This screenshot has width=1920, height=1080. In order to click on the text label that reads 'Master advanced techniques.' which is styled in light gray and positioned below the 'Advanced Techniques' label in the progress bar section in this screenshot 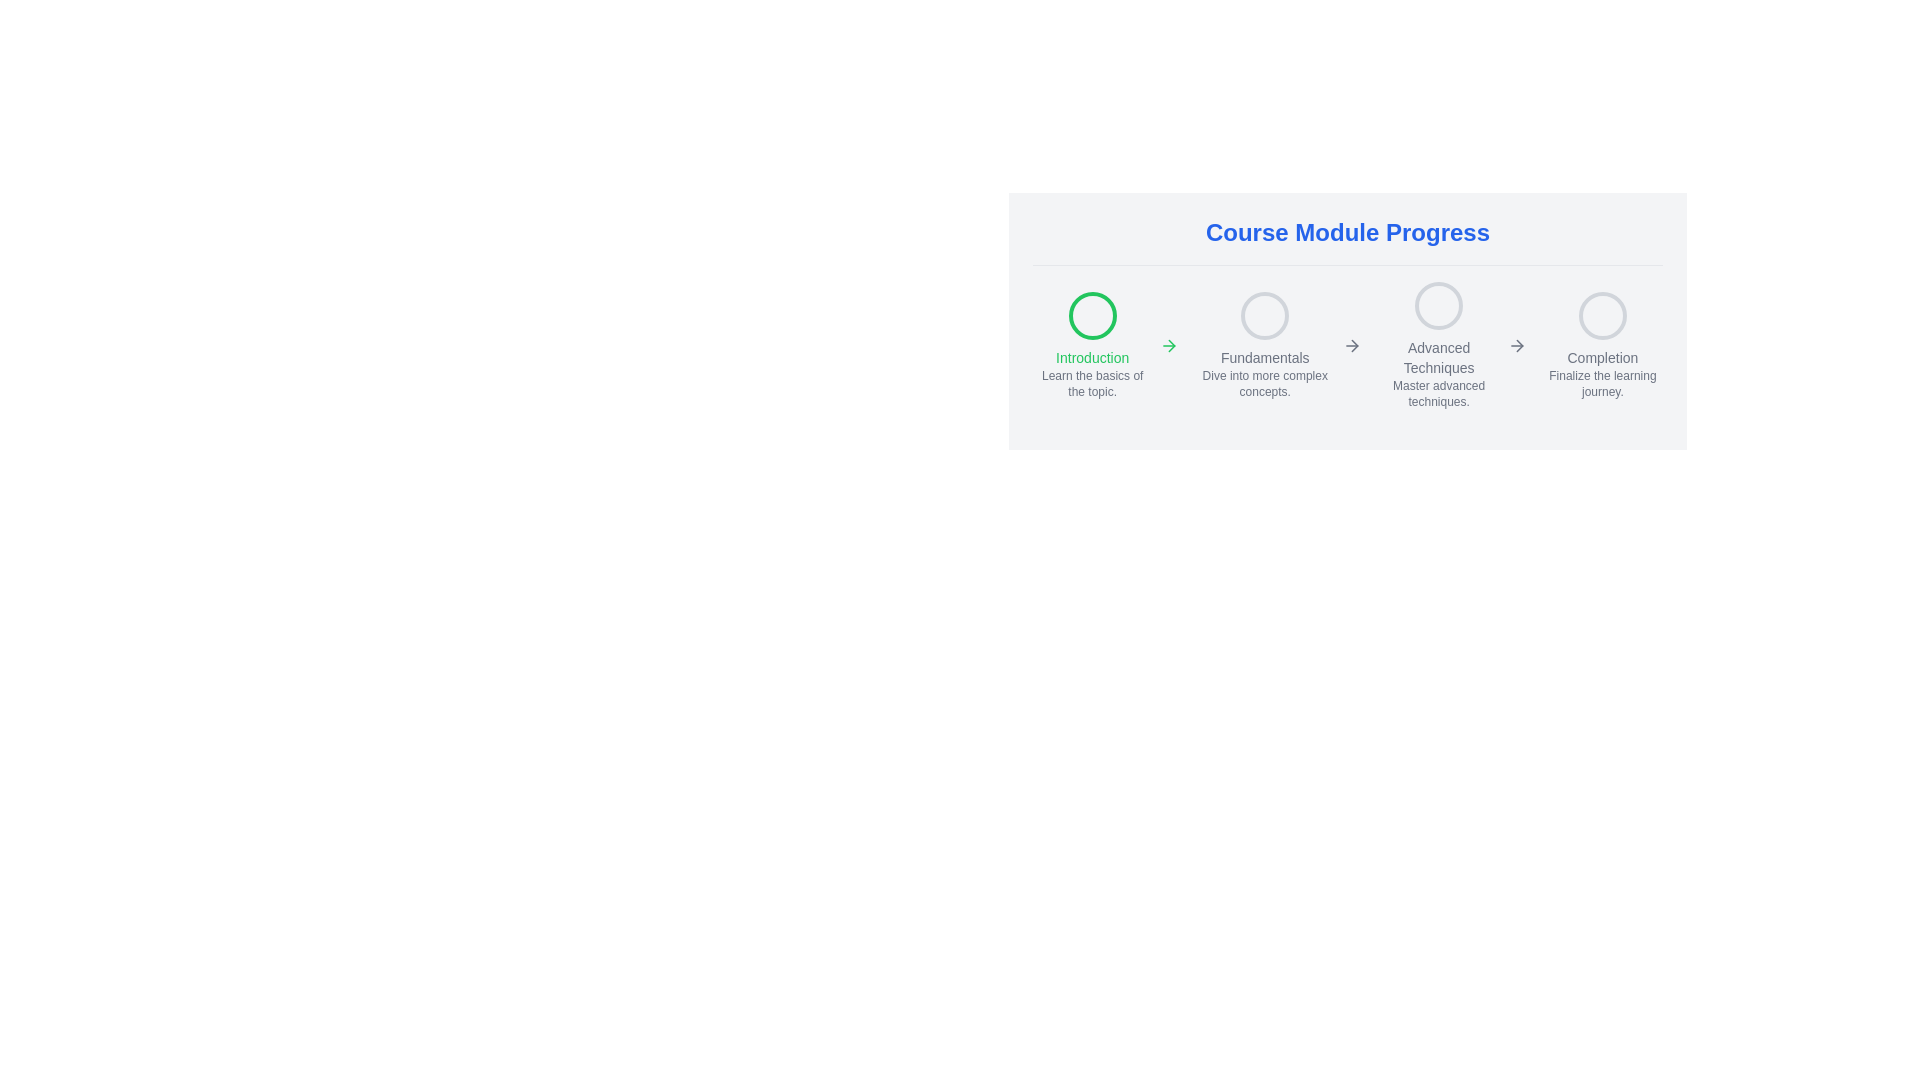, I will do `click(1438, 393)`.